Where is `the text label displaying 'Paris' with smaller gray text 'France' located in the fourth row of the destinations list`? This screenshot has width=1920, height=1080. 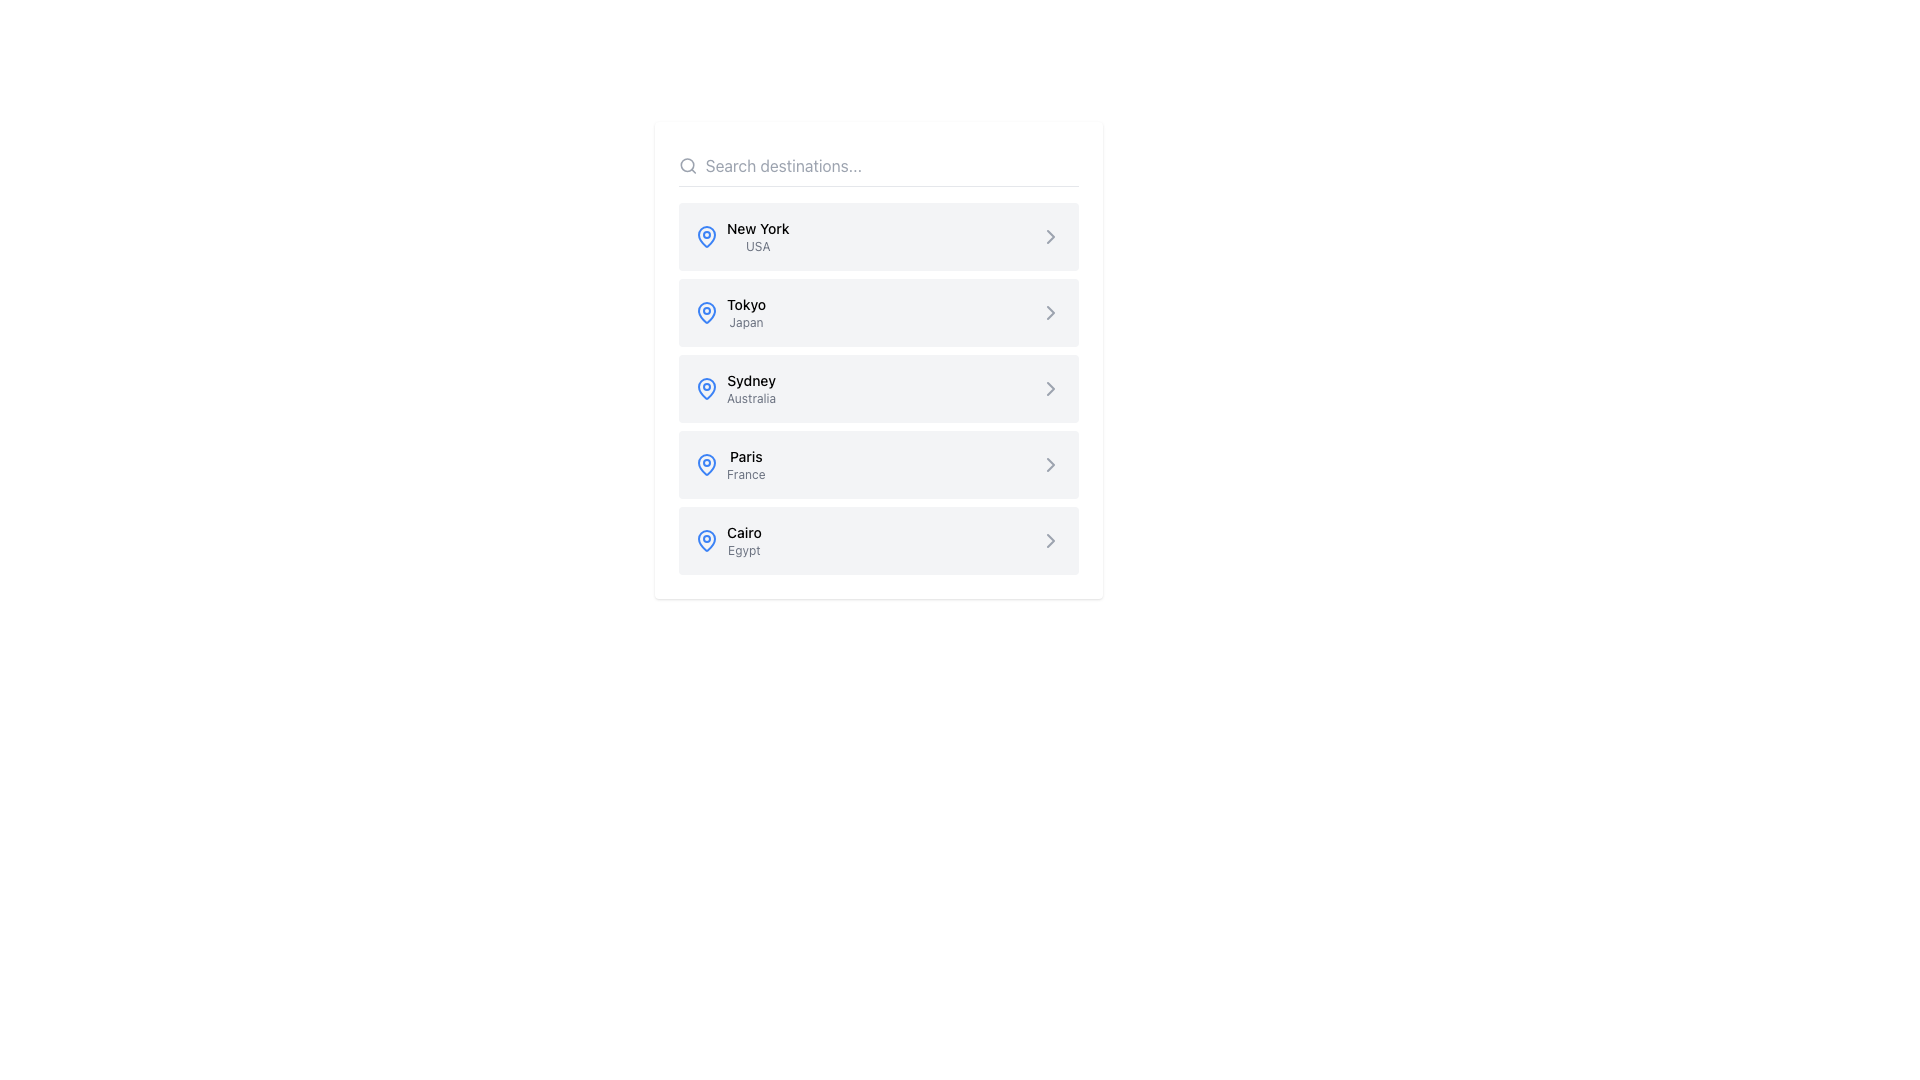
the text label displaying 'Paris' with smaller gray text 'France' located in the fourth row of the destinations list is located at coordinates (745, 465).